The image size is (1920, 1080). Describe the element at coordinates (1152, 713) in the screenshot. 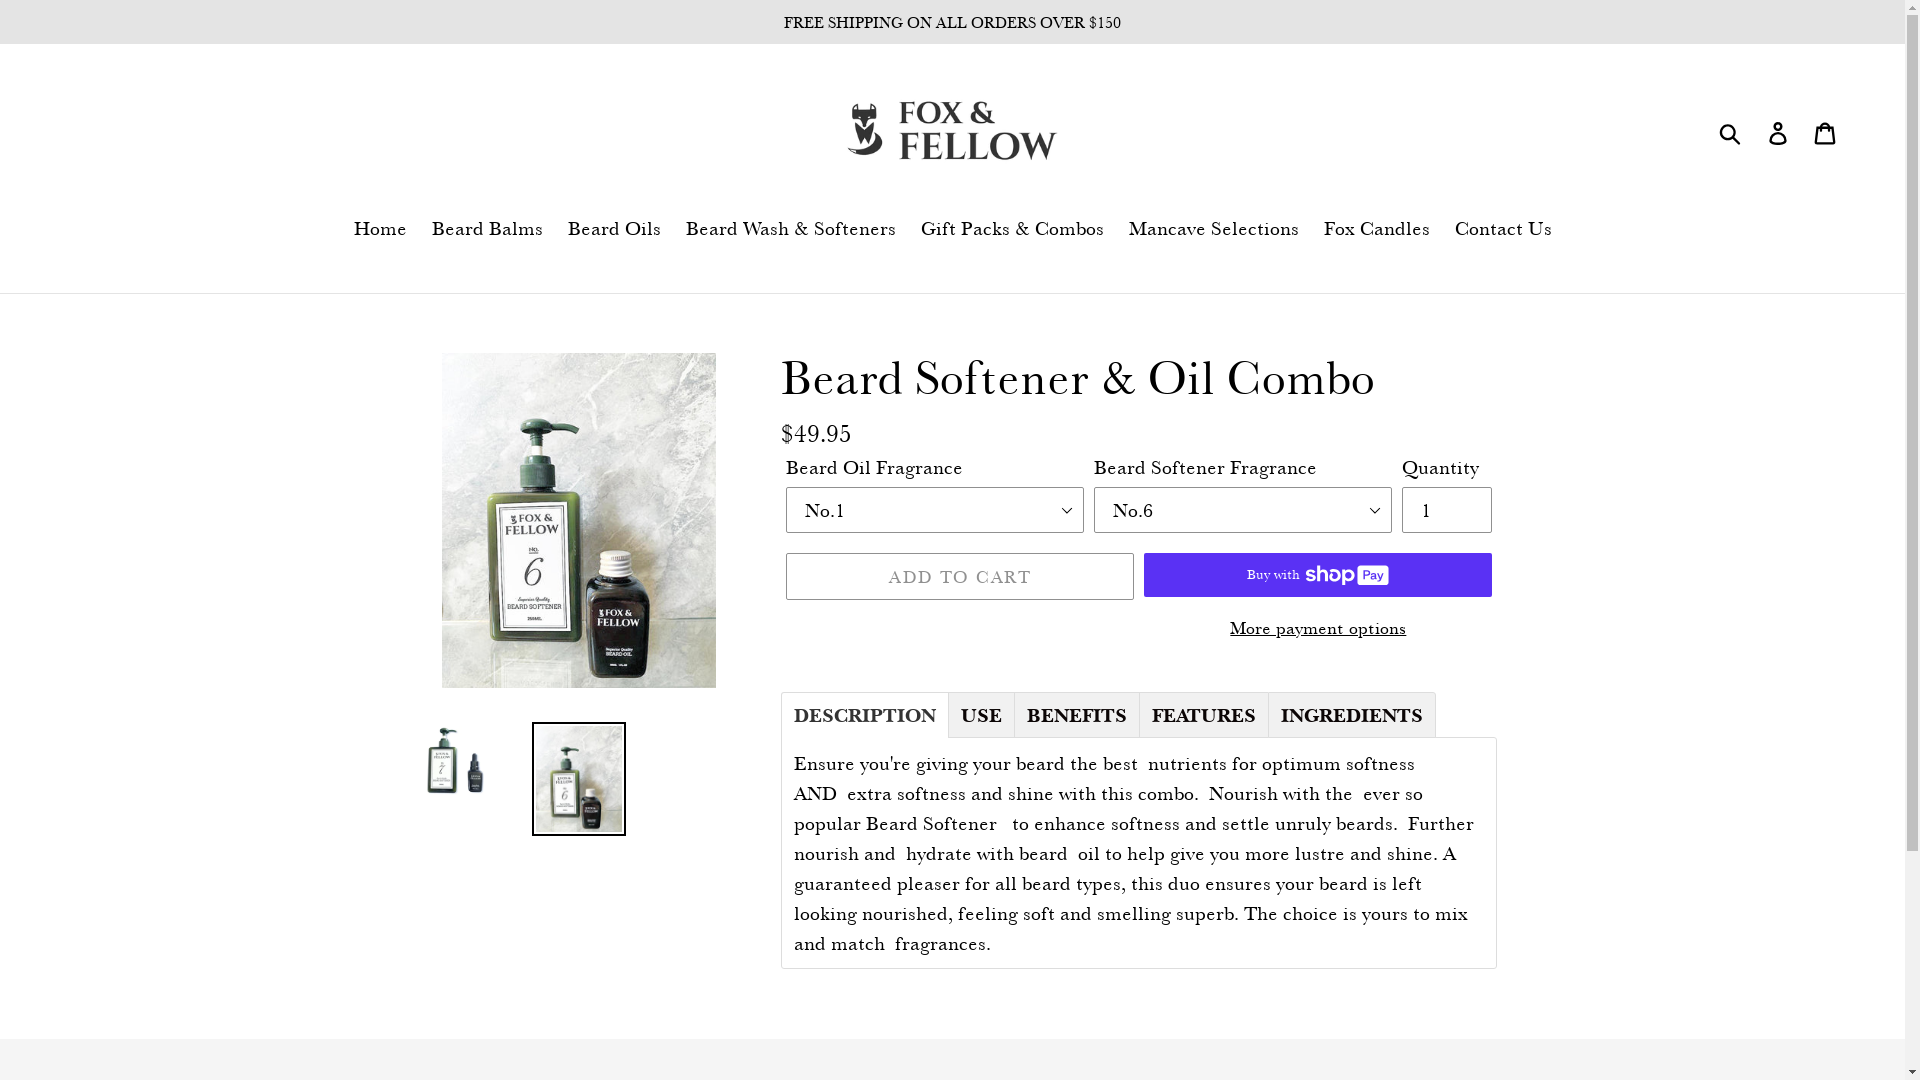

I see `'FEATURES'` at that location.